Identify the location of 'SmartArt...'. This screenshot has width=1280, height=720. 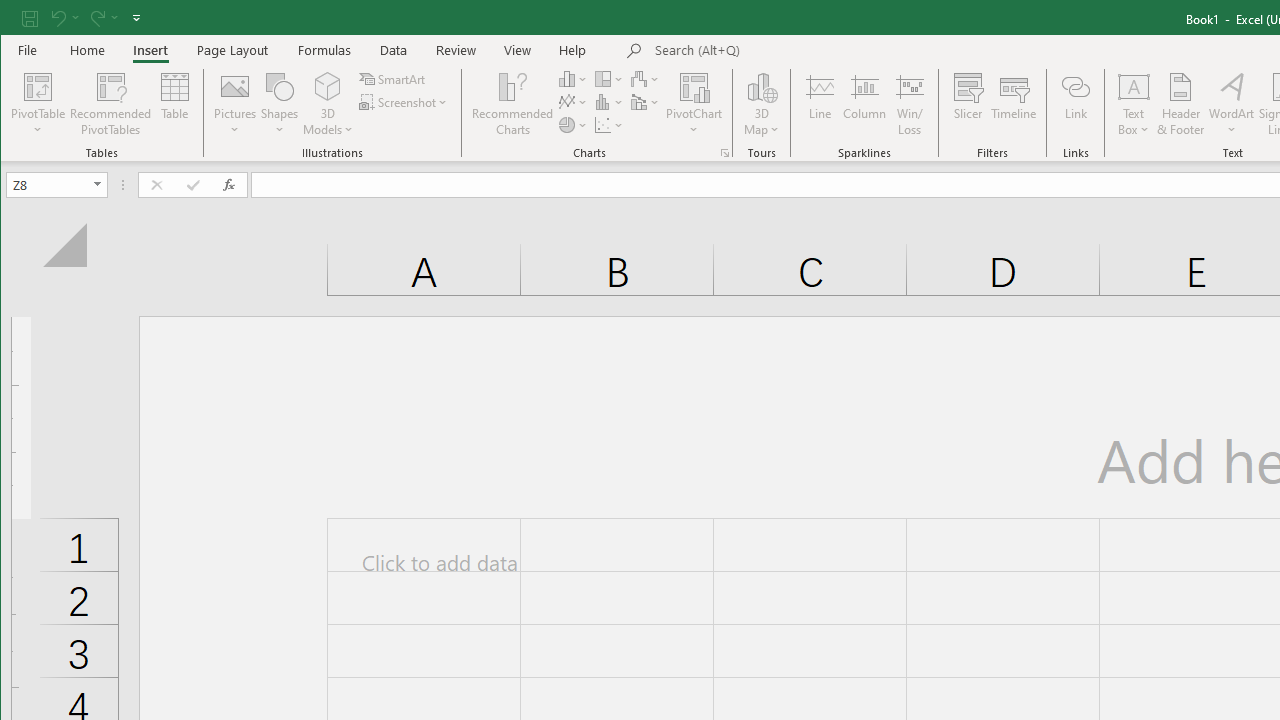
(394, 78).